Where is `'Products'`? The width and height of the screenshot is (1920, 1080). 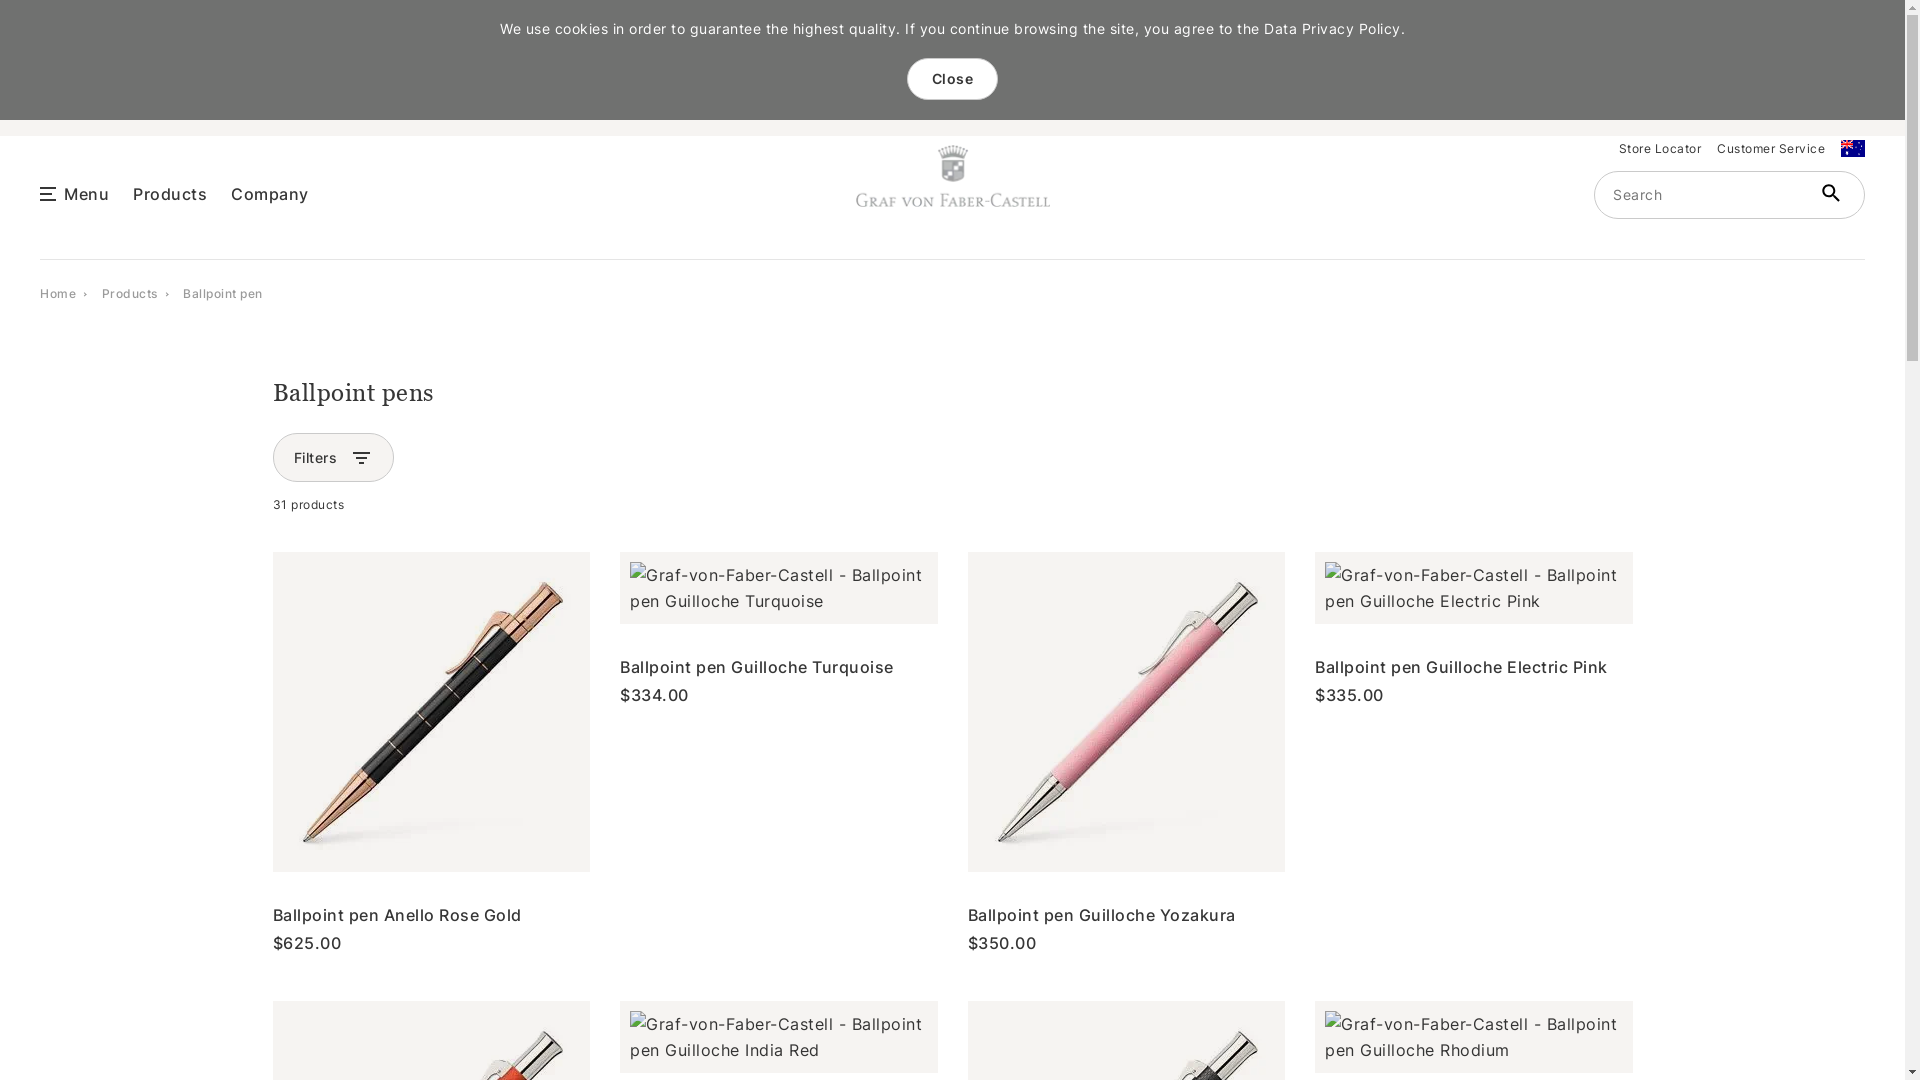
'Products' is located at coordinates (100, 292).